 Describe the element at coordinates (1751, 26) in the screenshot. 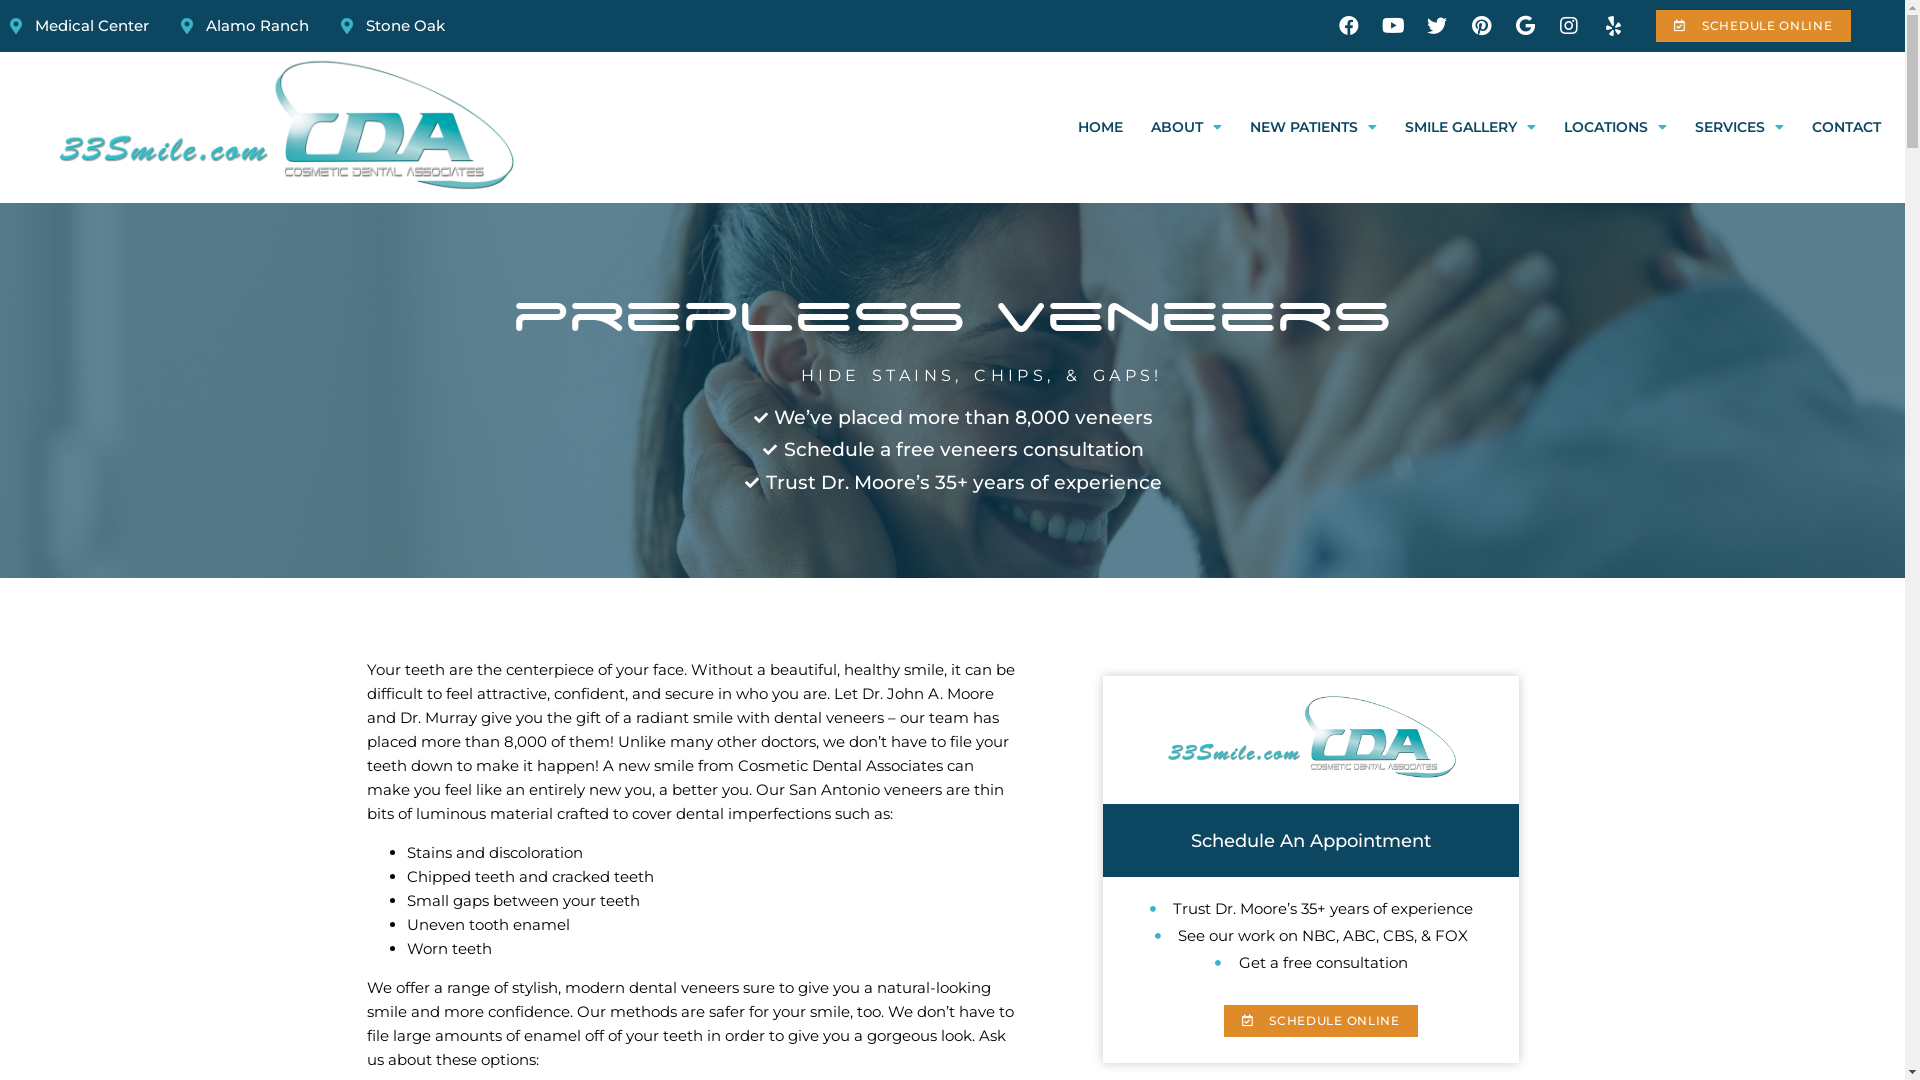

I see `'SCHEDULE ONLINE'` at that location.